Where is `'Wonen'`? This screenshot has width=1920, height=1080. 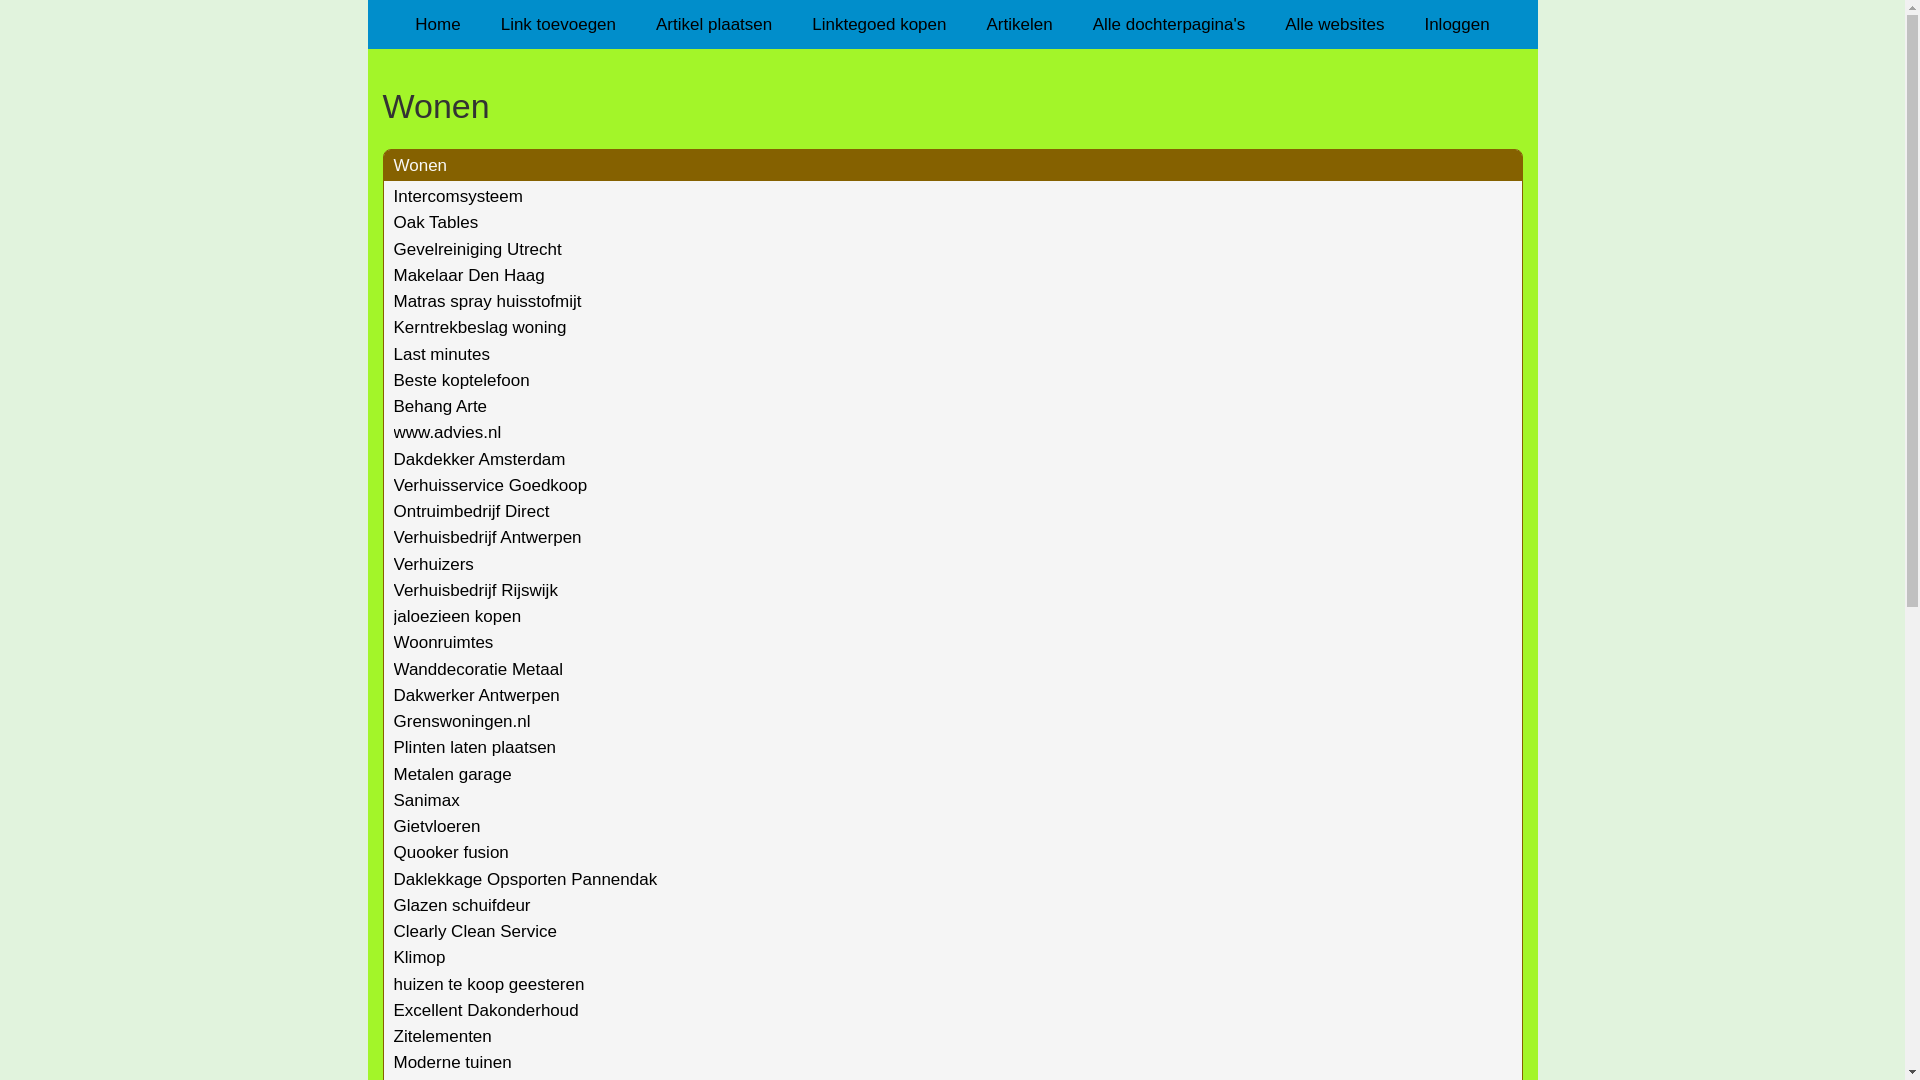 'Wonen' is located at coordinates (420, 164).